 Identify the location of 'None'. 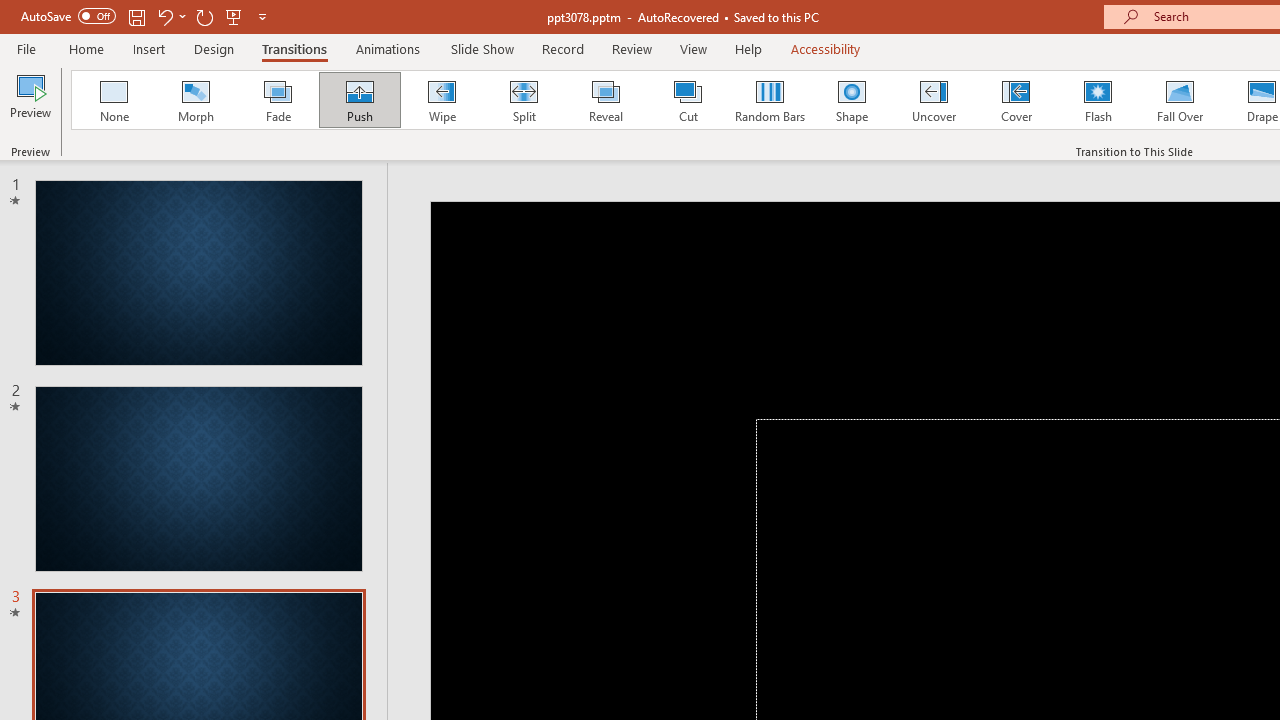
(112, 100).